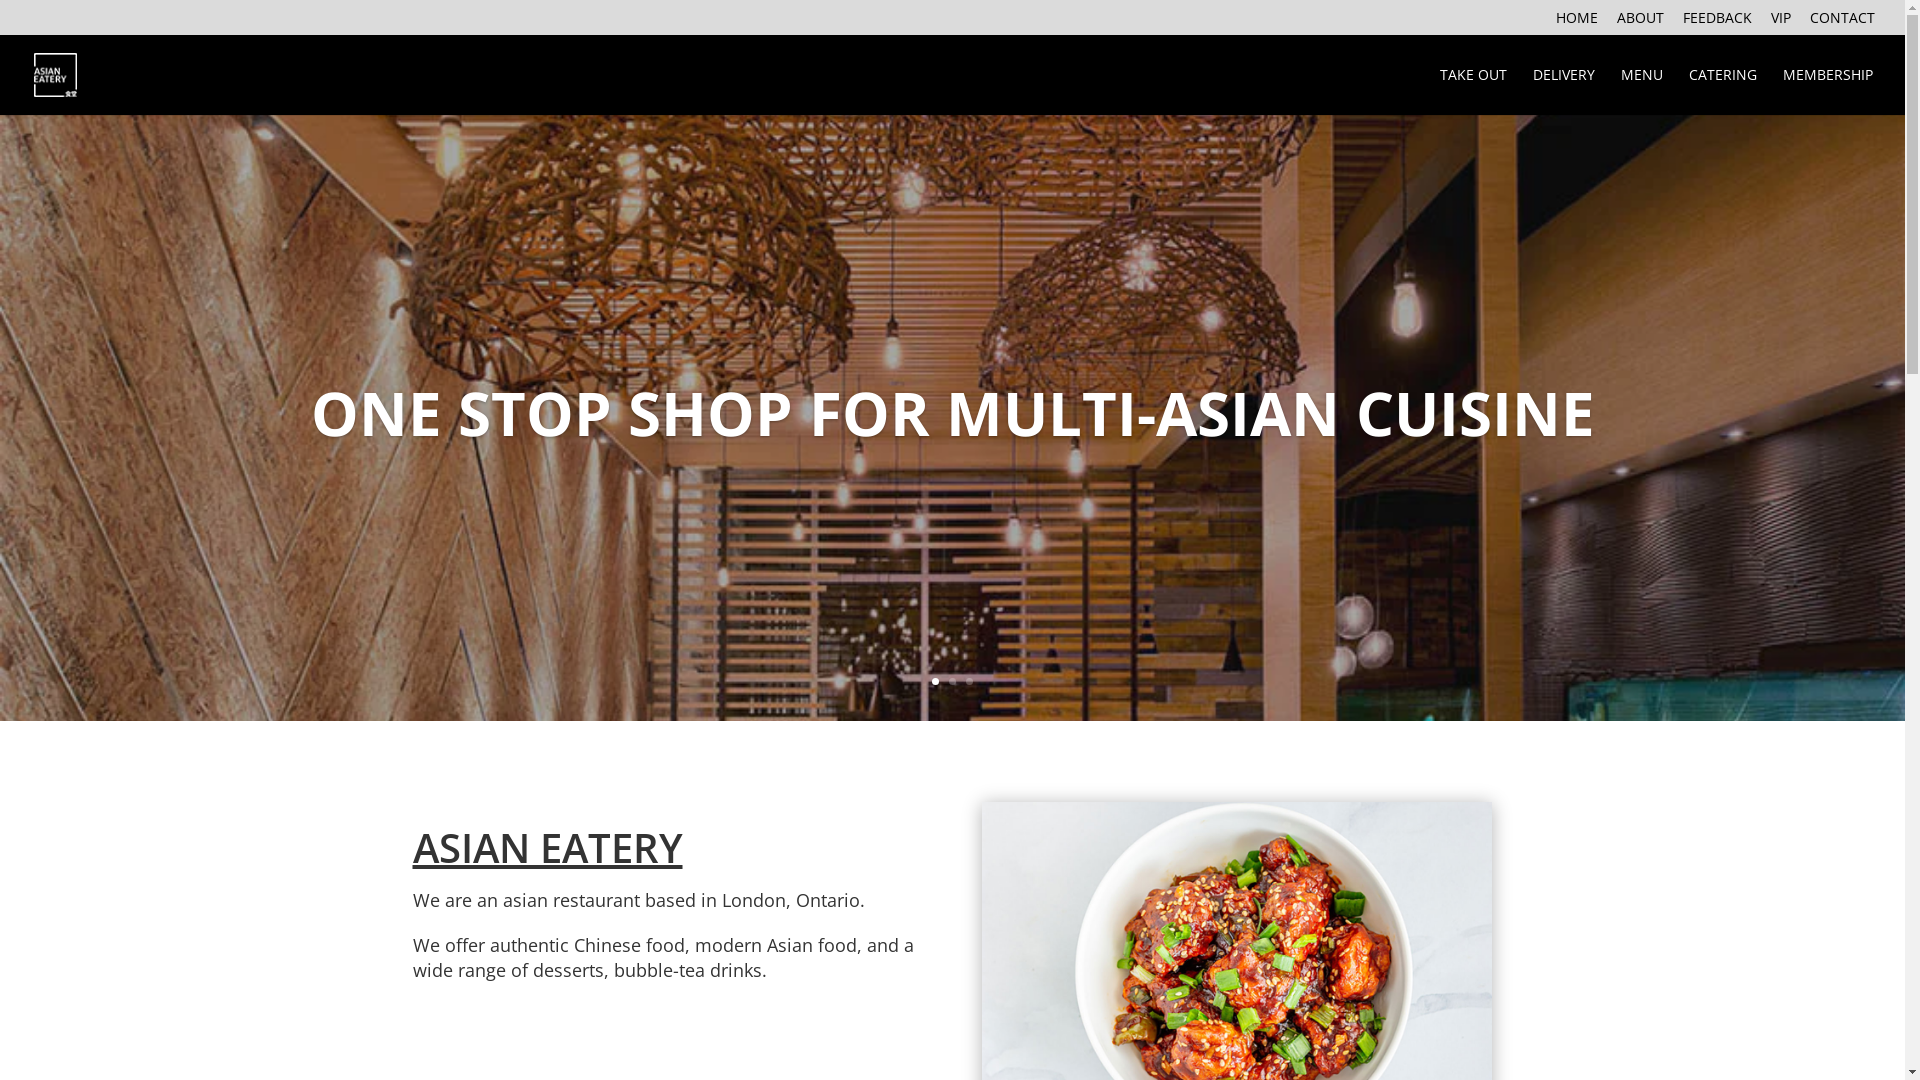 The image size is (1920, 1080). What do you see at coordinates (1722, 91) in the screenshot?
I see `'CATERING'` at bounding box center [1722, 91].